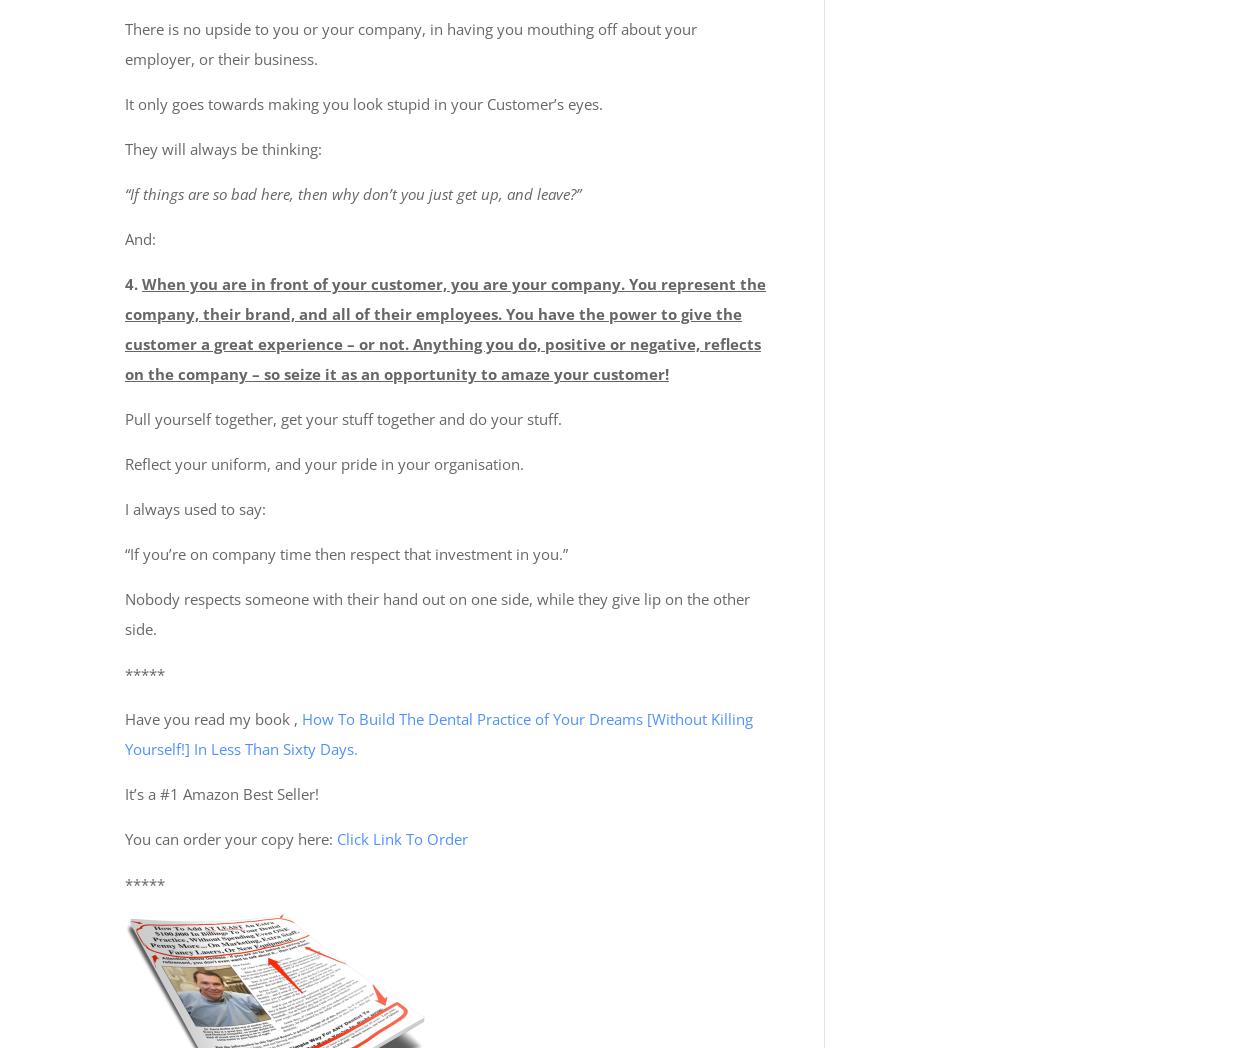 Image resolution: width=1250 pixels, height=1048 pixels. Describe the element at coordinates (221, 792) in the screenshot. I see `'It’s a #1 Amazon Best Seller!'` at that location.